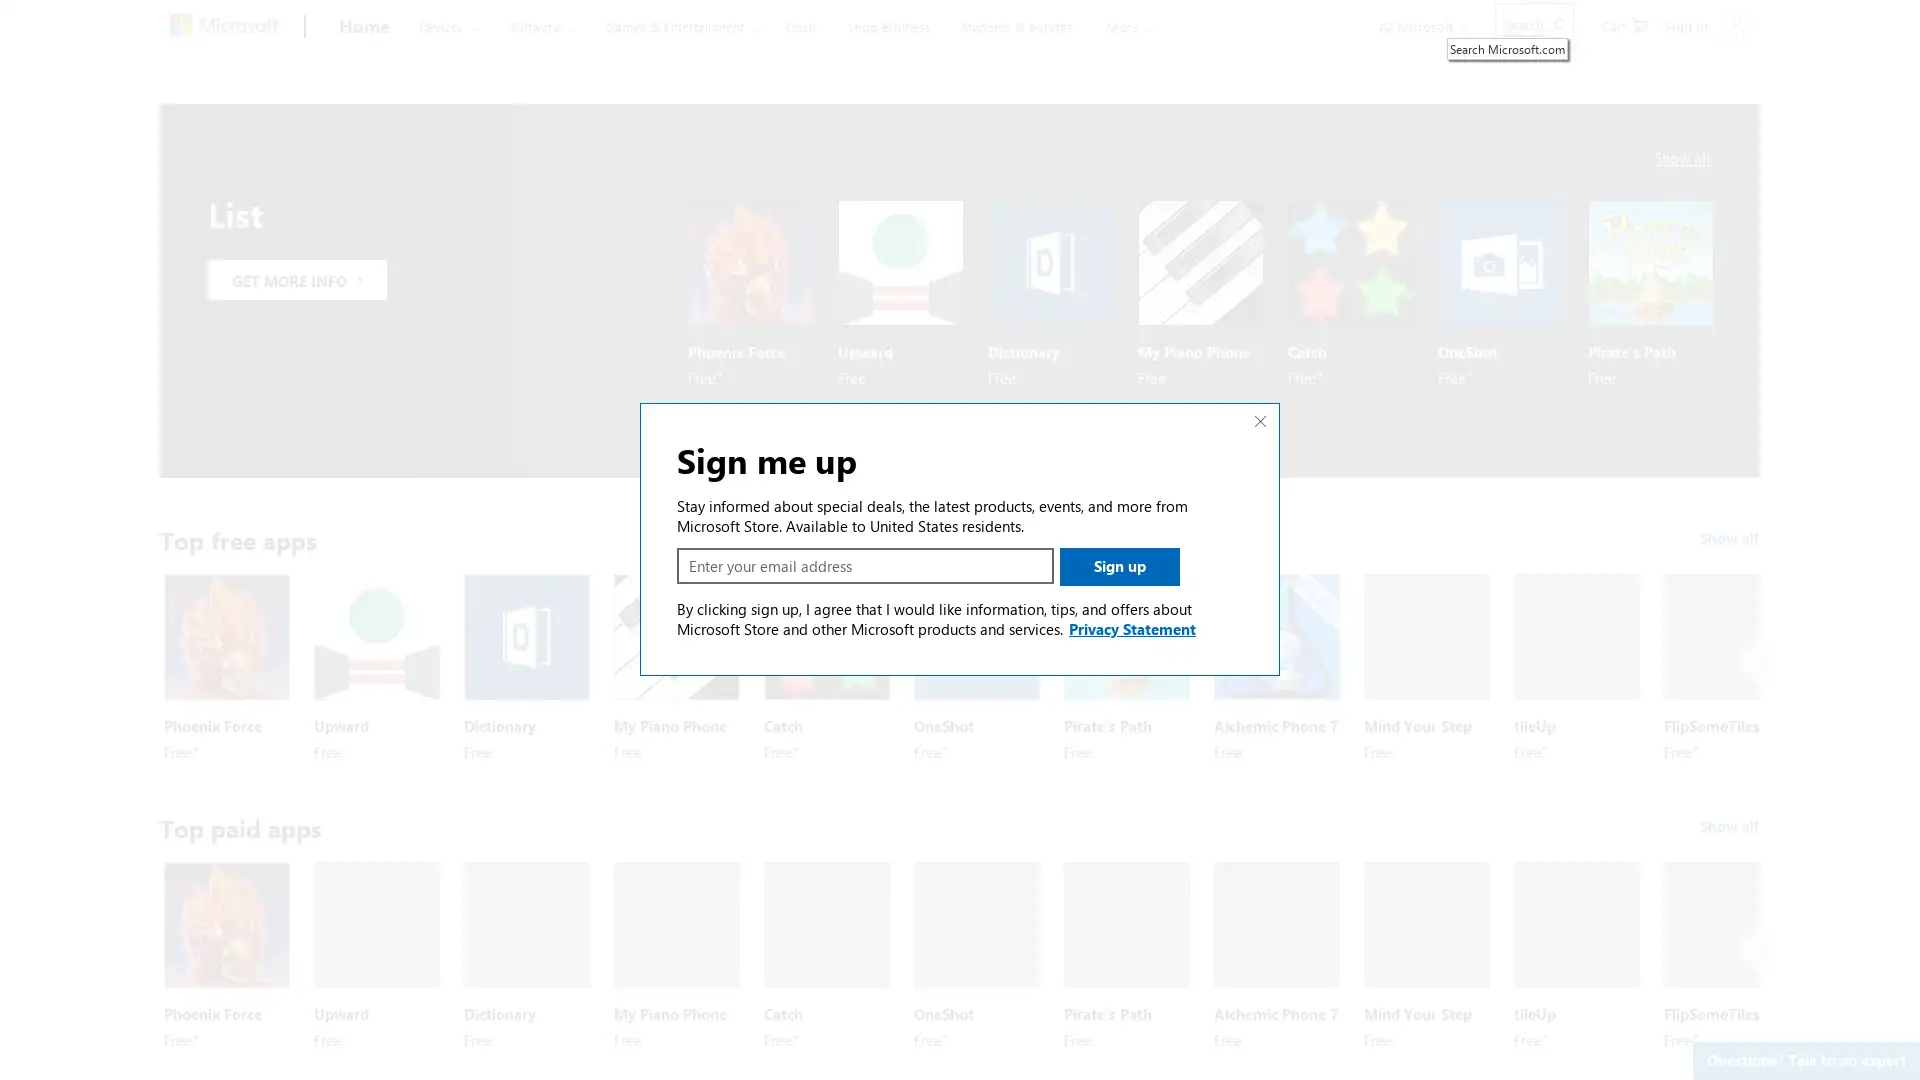 The height and width of the screenshot is (1080, 1920). I want to click on Search Microsoft.com, so click(1533, 24).